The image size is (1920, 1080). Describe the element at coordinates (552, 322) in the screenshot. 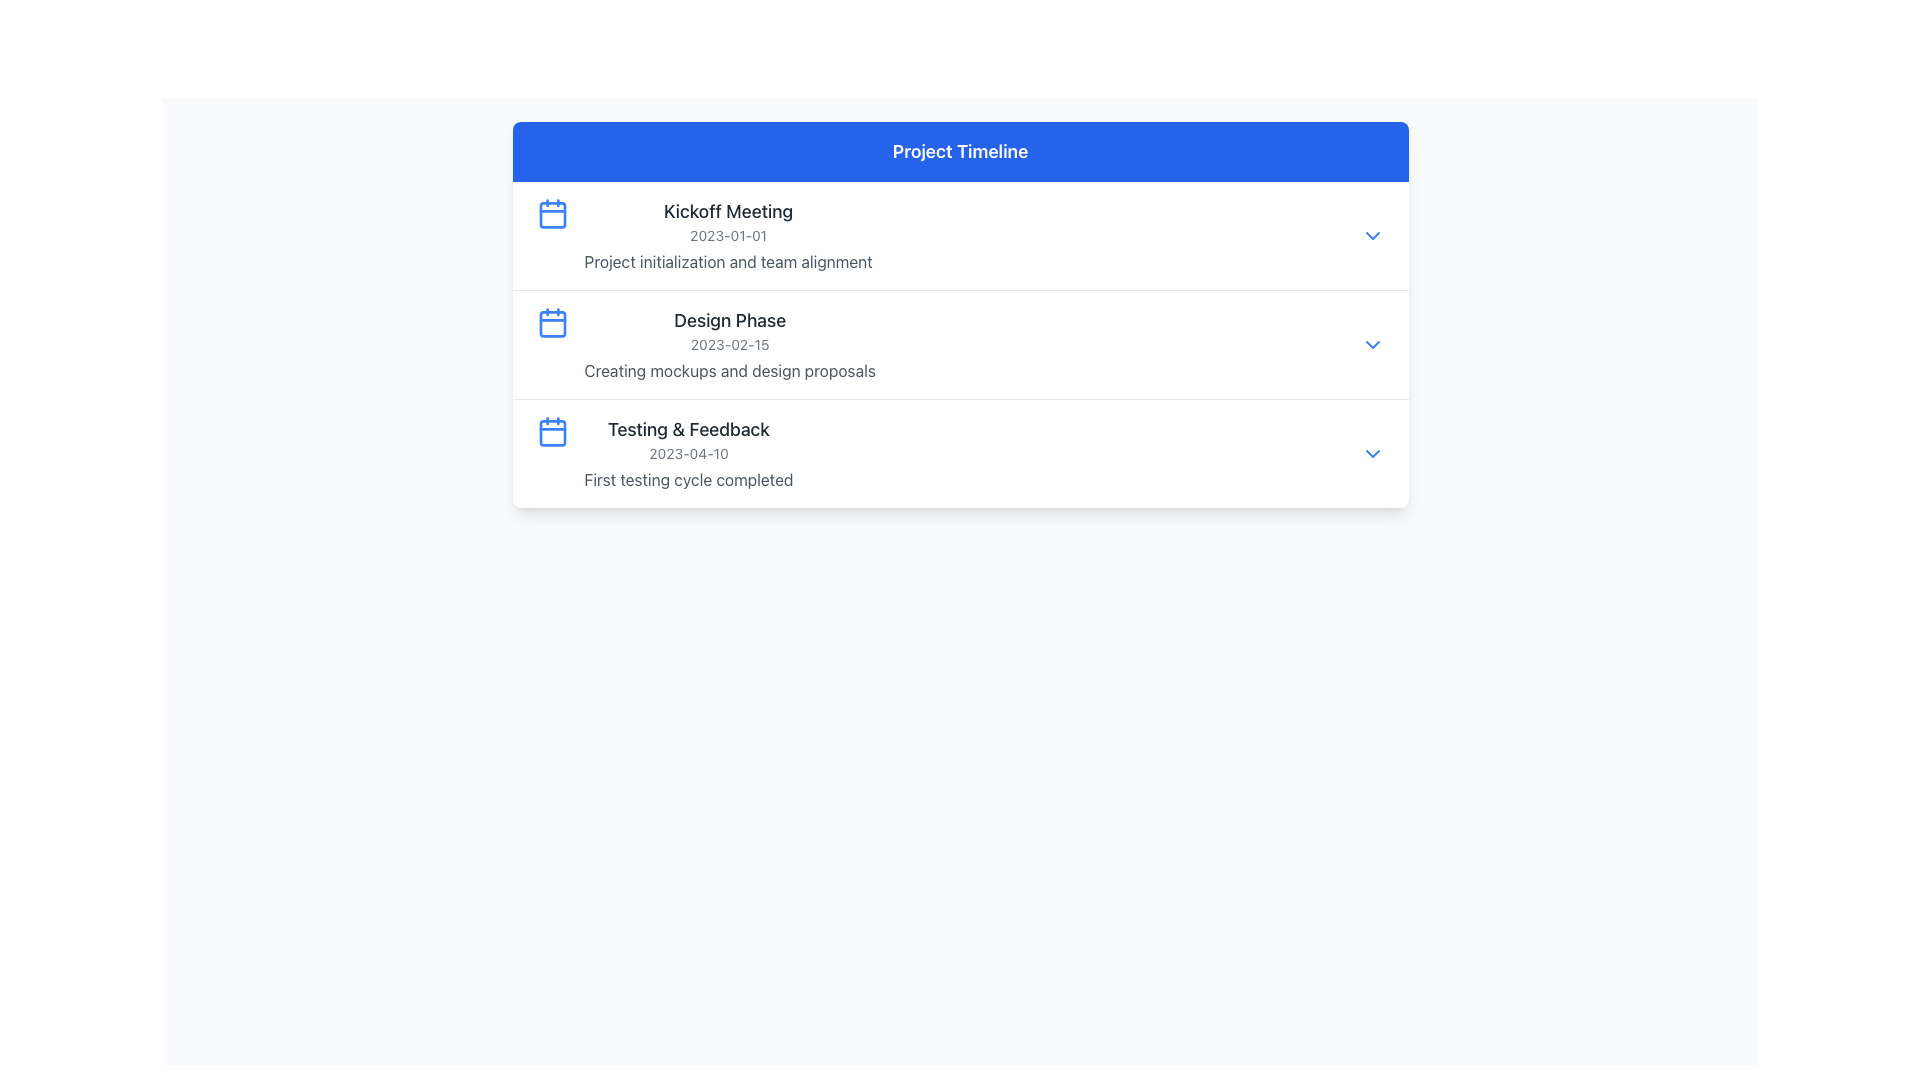

I see `the calendar icon representing the 'Design Phase' entry in the project timeline, which is the second calendar symbol in a vertical sequence and aligned with the timeline text` at that location.